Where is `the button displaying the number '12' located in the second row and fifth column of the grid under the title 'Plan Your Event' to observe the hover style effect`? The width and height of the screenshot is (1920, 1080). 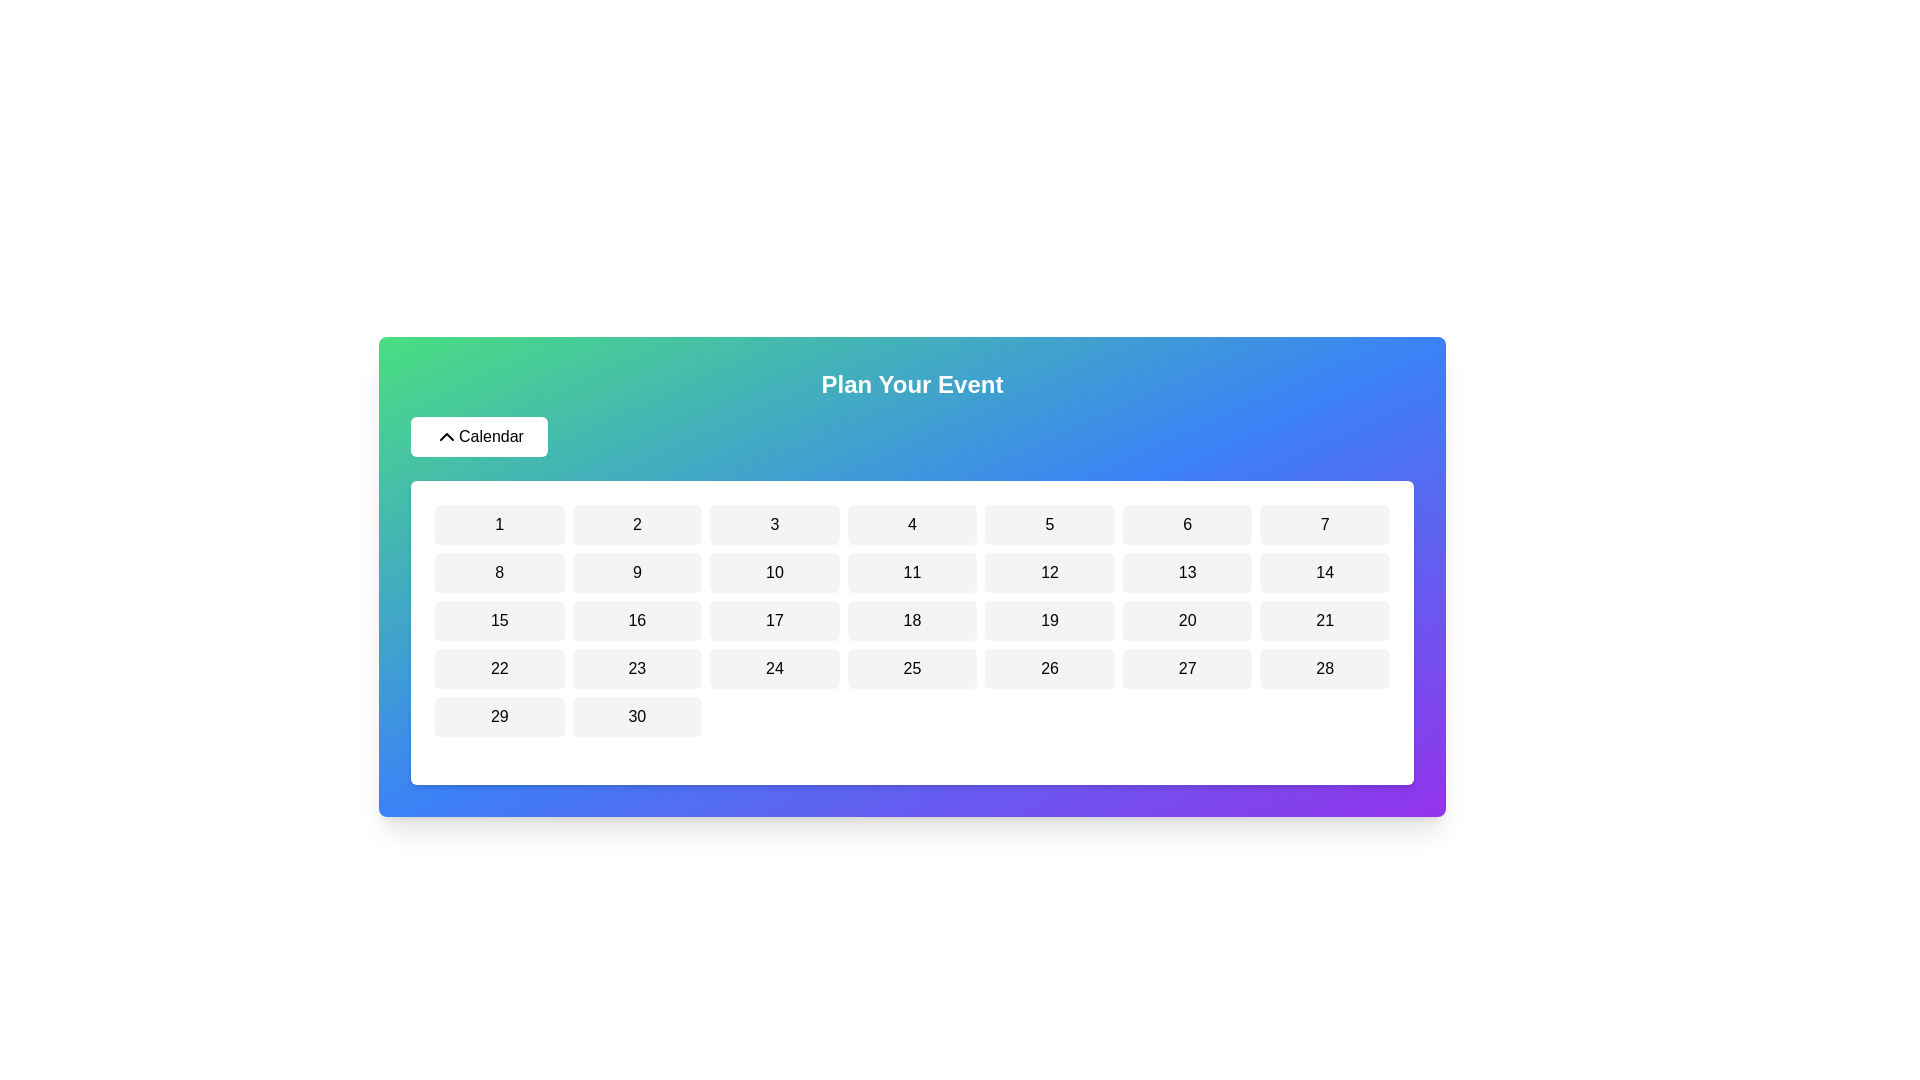 the button displaying the number '12' located in the second row and fifth column of the grid under the title 'Plan Your Event' to observe the hover style effect is located at coordinates (1049, 573).